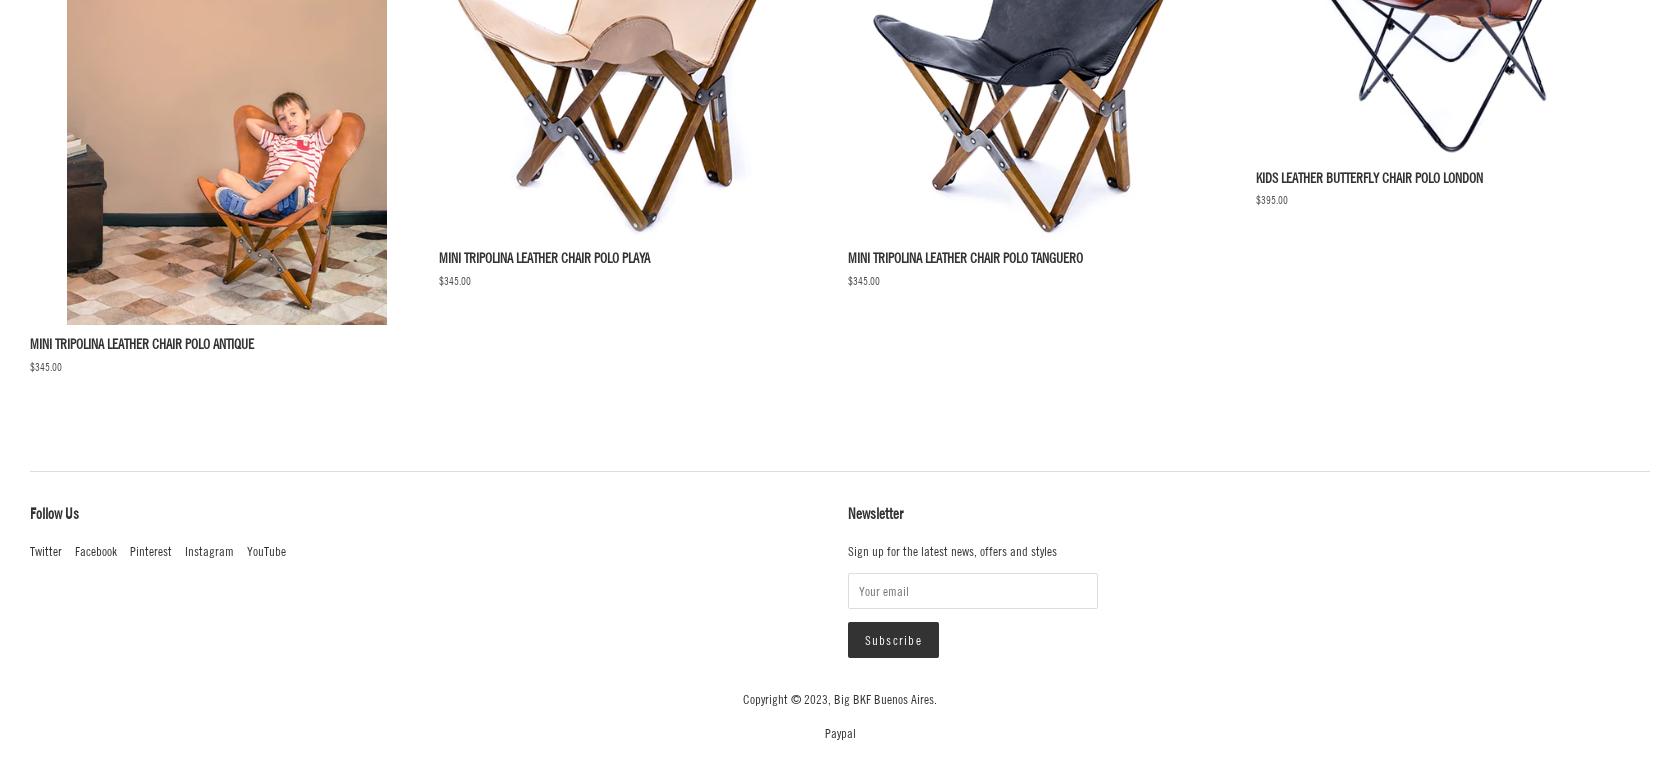 The height and width of the screenshot is (771, 1680). What do you see at coordinates (53, 512) in the screenshot?
I see `'Follow Us'` at bounding box center [53, 512].